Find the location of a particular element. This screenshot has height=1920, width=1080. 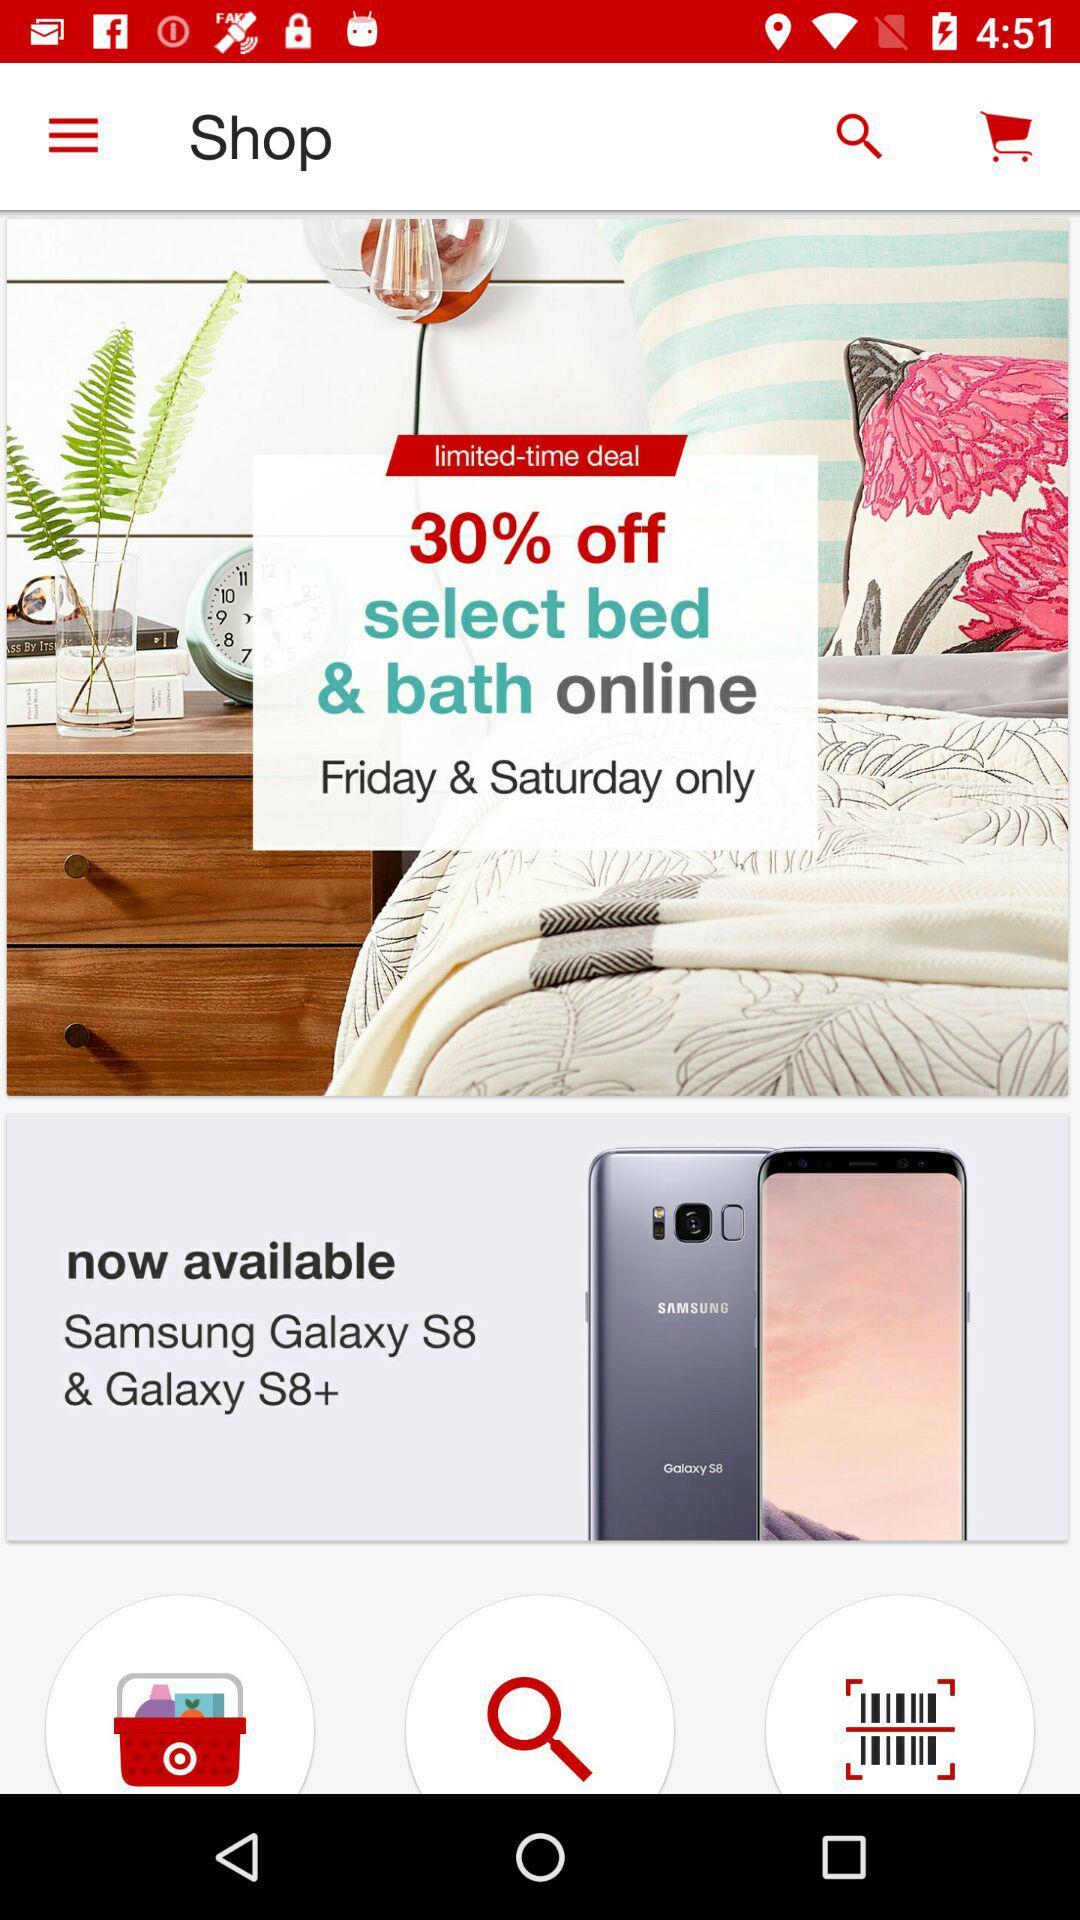

icon to the left of shop icon is located at coordinates (72, 135).